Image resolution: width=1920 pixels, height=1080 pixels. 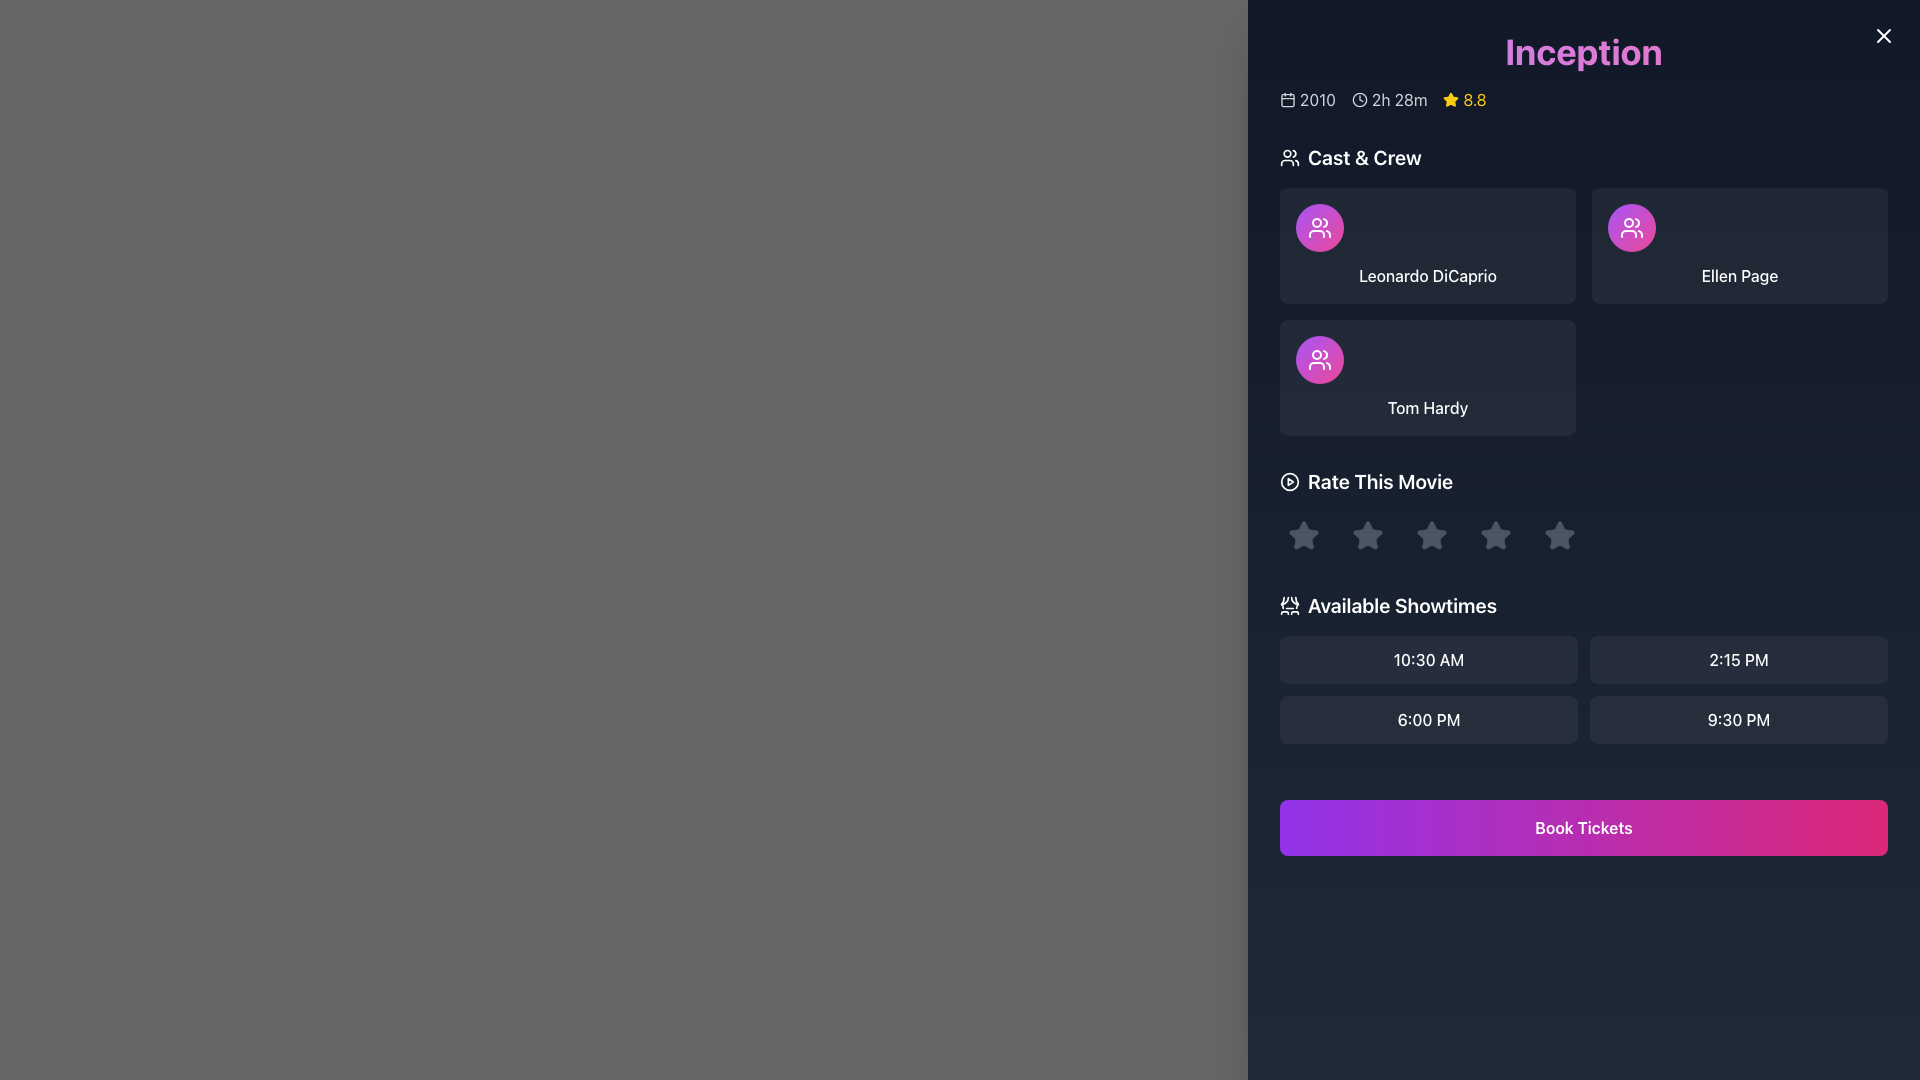 I want to click on a star in the Rating widget located in the 'Rate This Movie' section, so click(x=1583, y=535).